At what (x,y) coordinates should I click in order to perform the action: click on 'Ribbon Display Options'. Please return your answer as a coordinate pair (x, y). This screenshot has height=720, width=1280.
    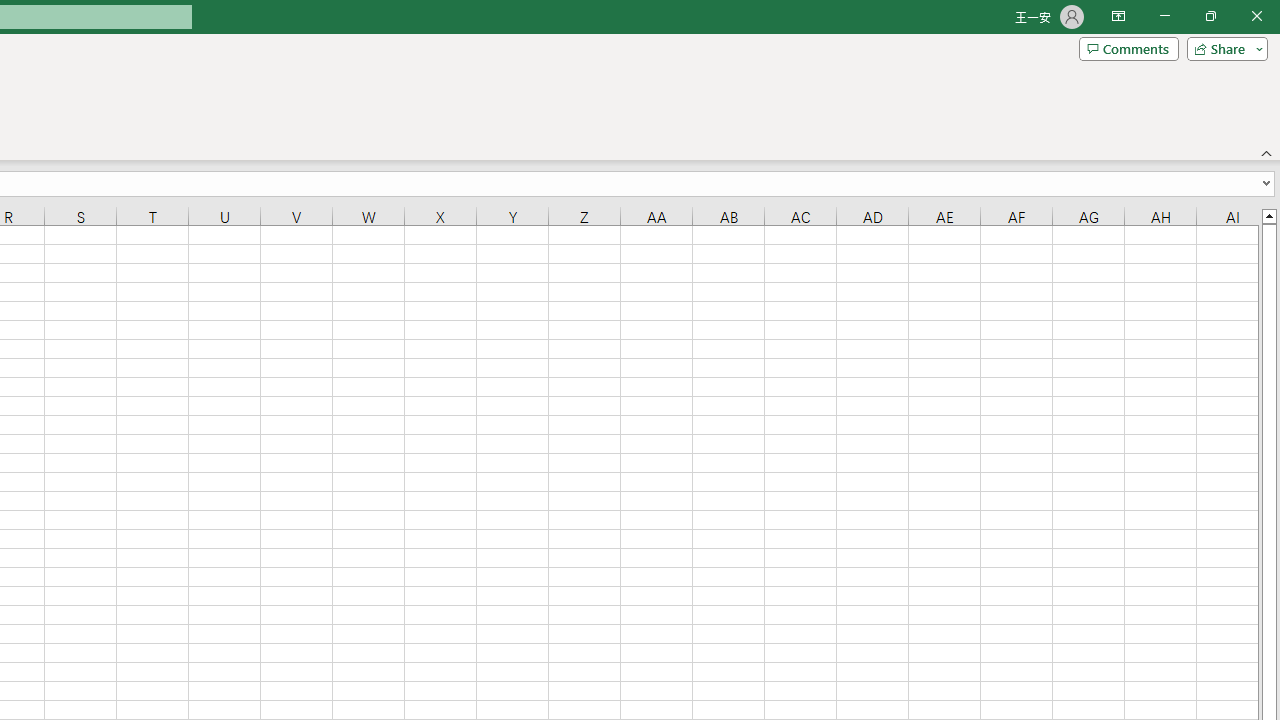
    Looking at the image, I should click on (1117, 16).